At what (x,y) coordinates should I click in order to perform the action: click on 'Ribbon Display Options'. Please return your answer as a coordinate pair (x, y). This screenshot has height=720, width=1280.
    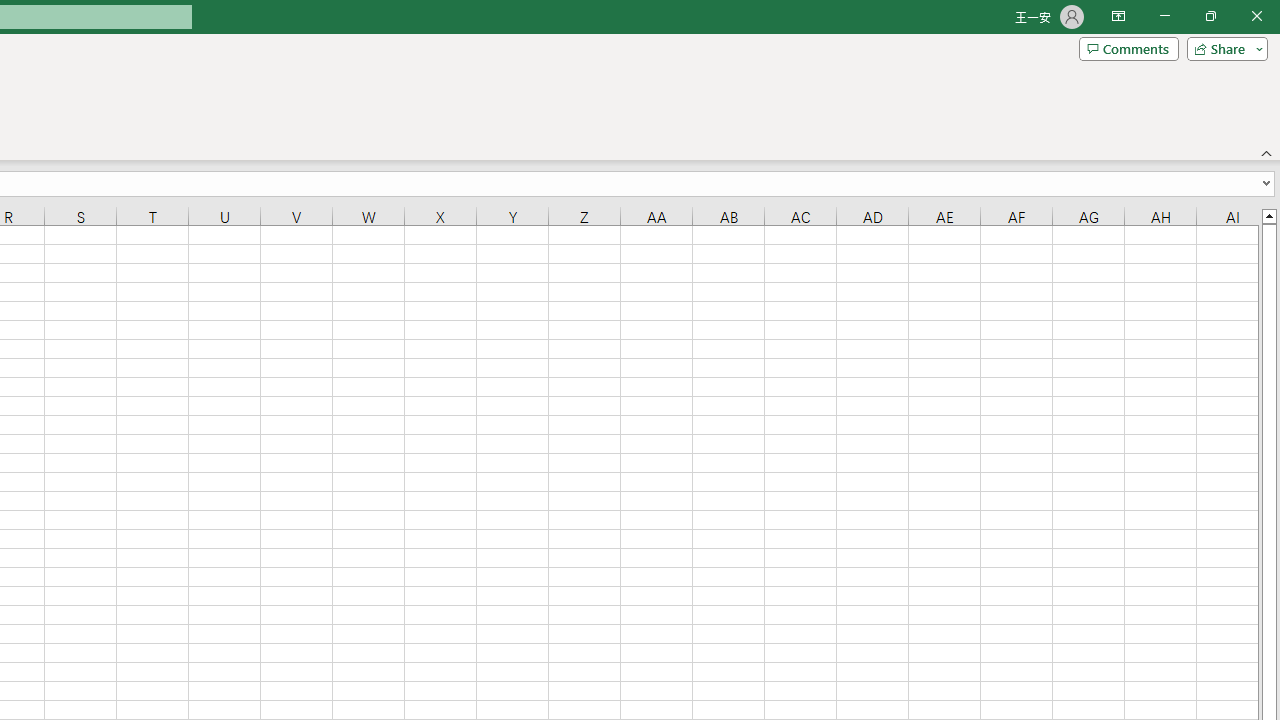
    Looking at the image, I should click on (1117, 16).